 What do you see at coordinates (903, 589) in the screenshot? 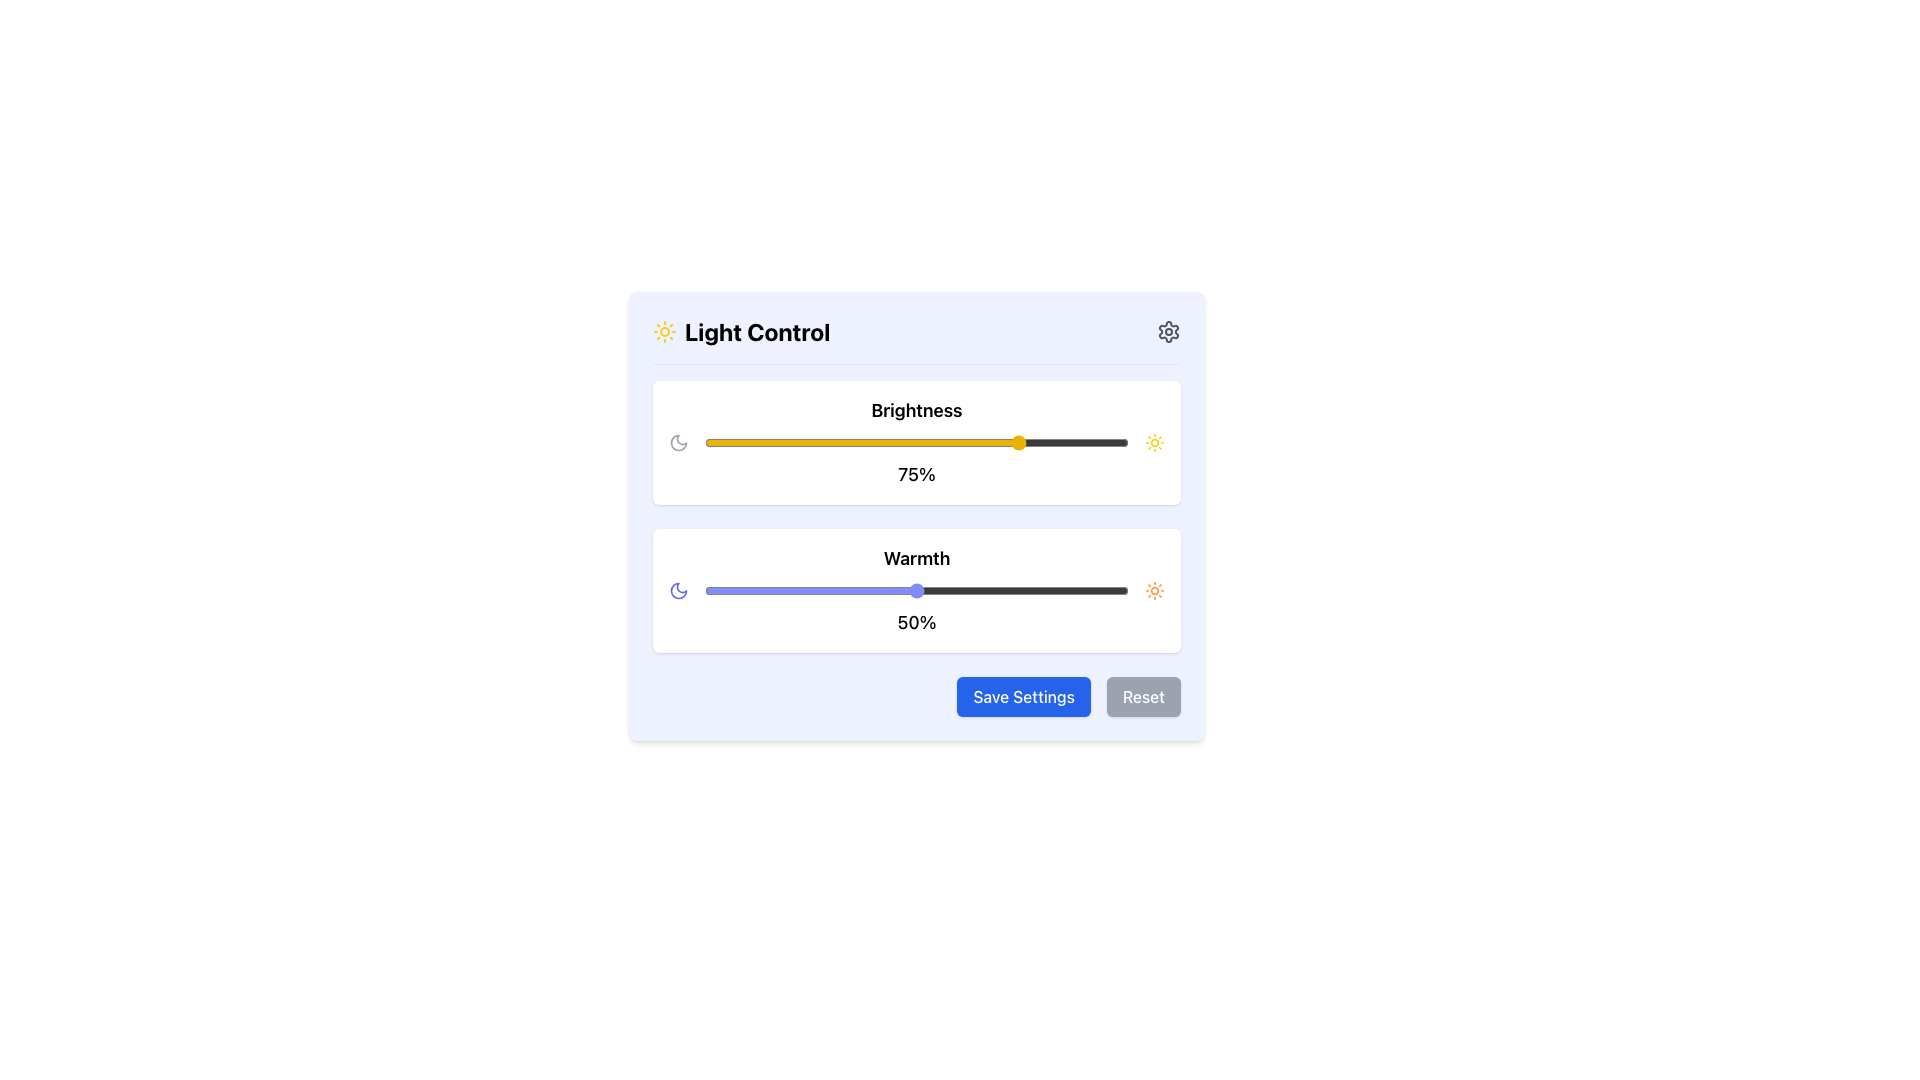
I see `warmth` at bounding box center [903, 589].